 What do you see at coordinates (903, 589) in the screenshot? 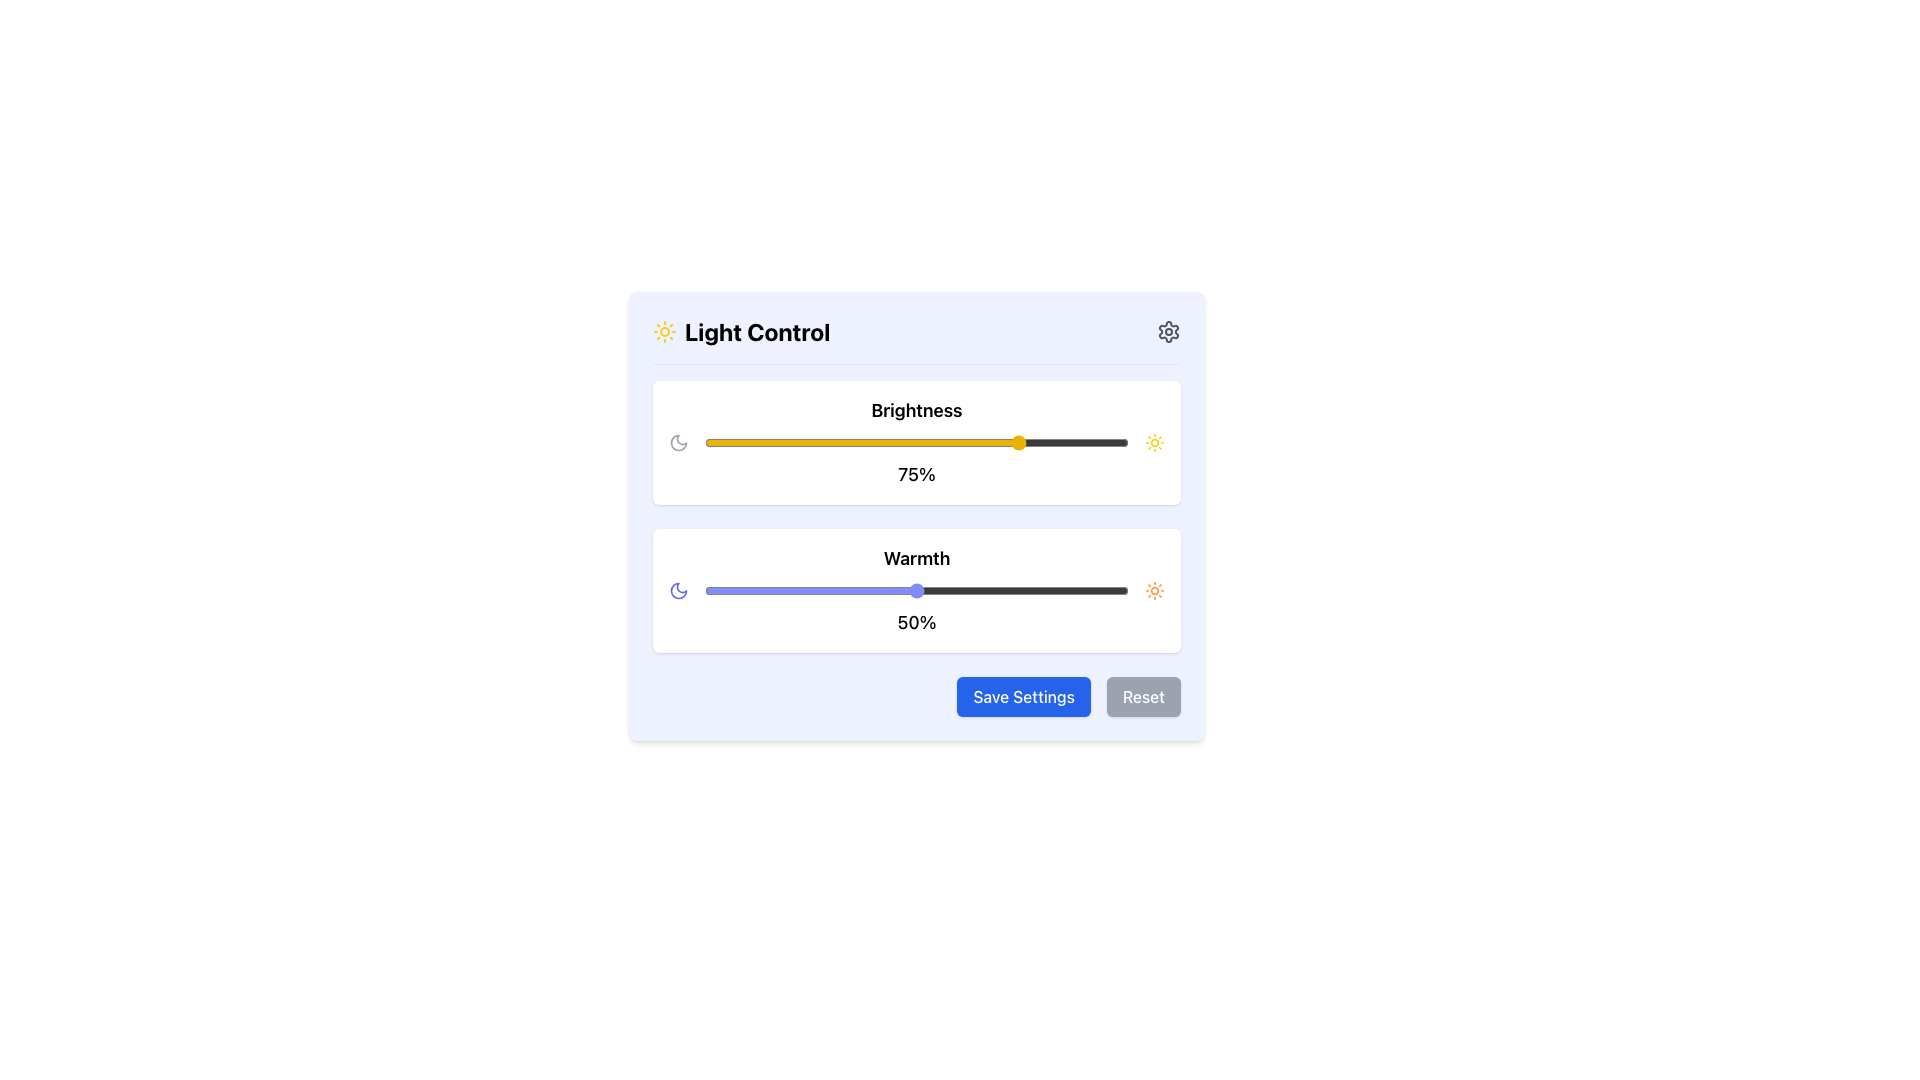
I see `warmth` at bounding box center [903, 589].